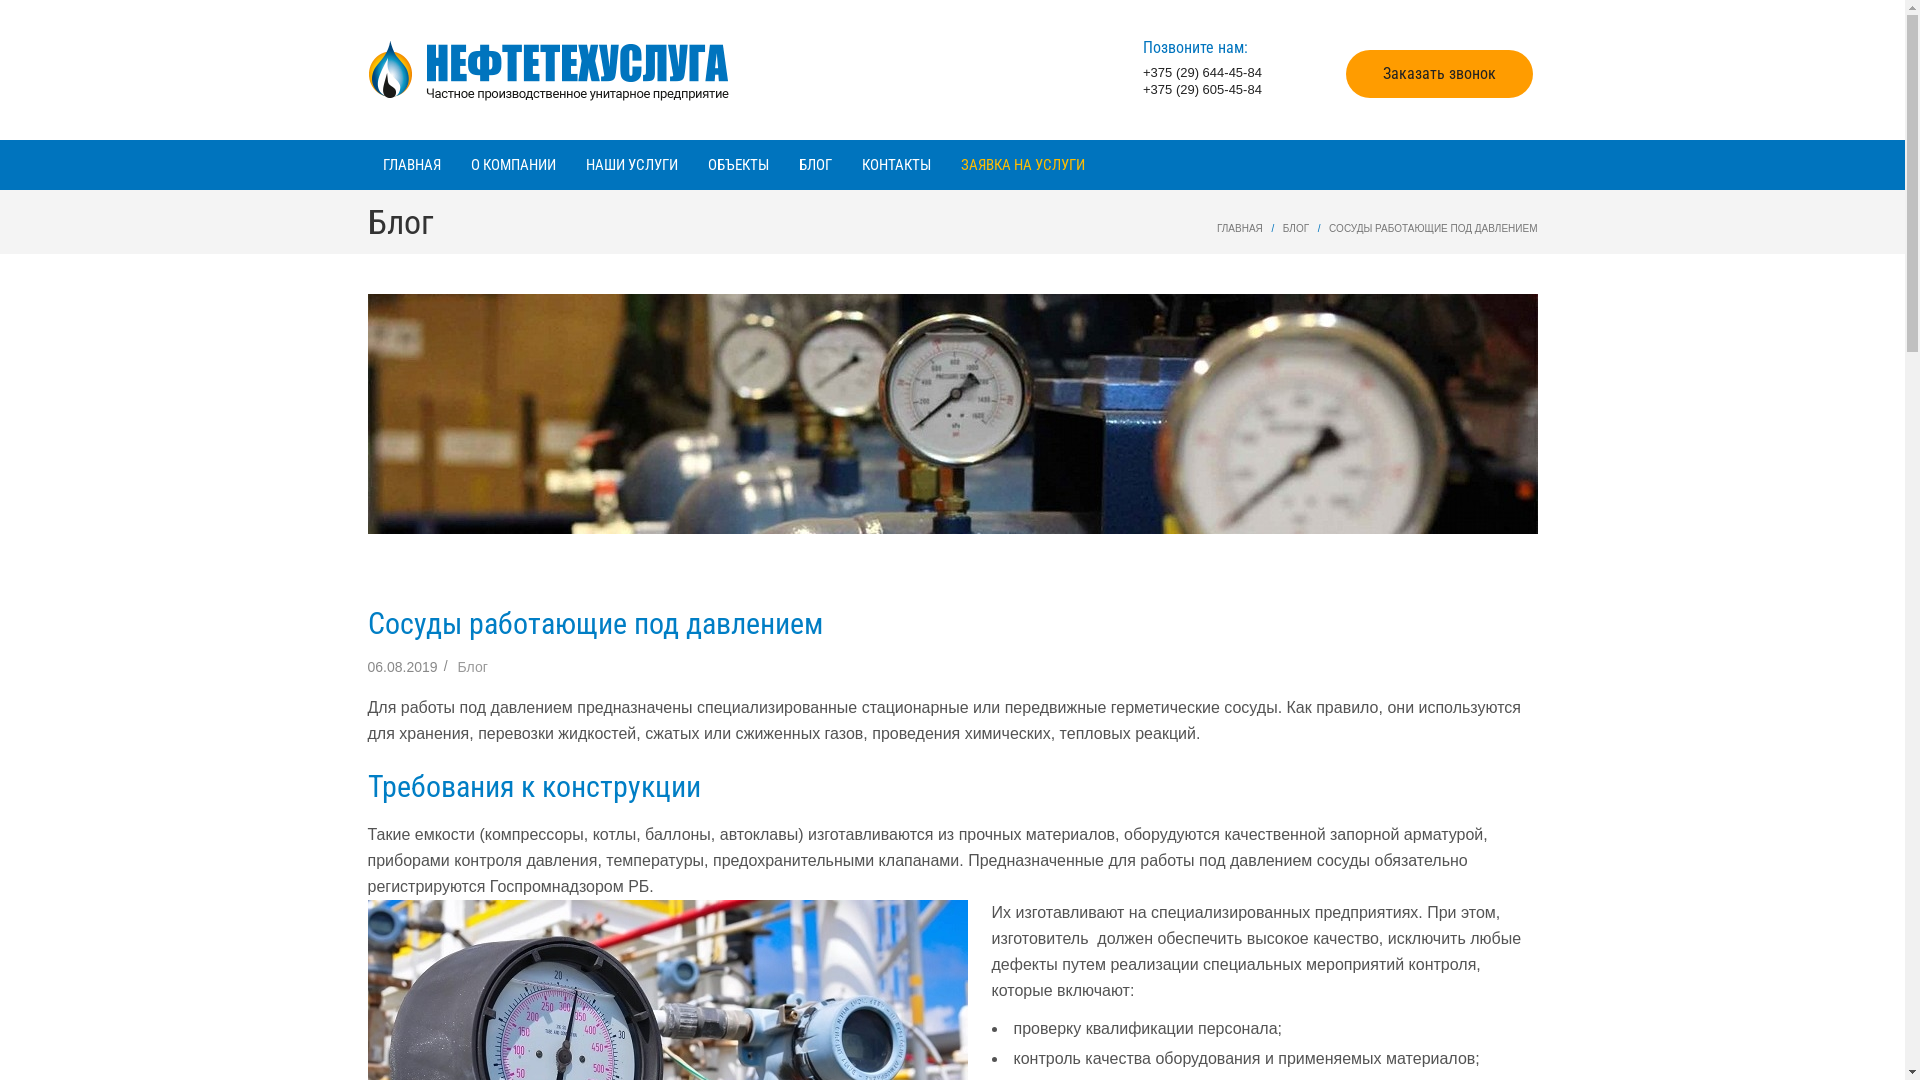 Image resolution: width=1920 pixels, height=1080 pixels. I want to click on '+375 (29) 644-45-84', so click(1142, 71).